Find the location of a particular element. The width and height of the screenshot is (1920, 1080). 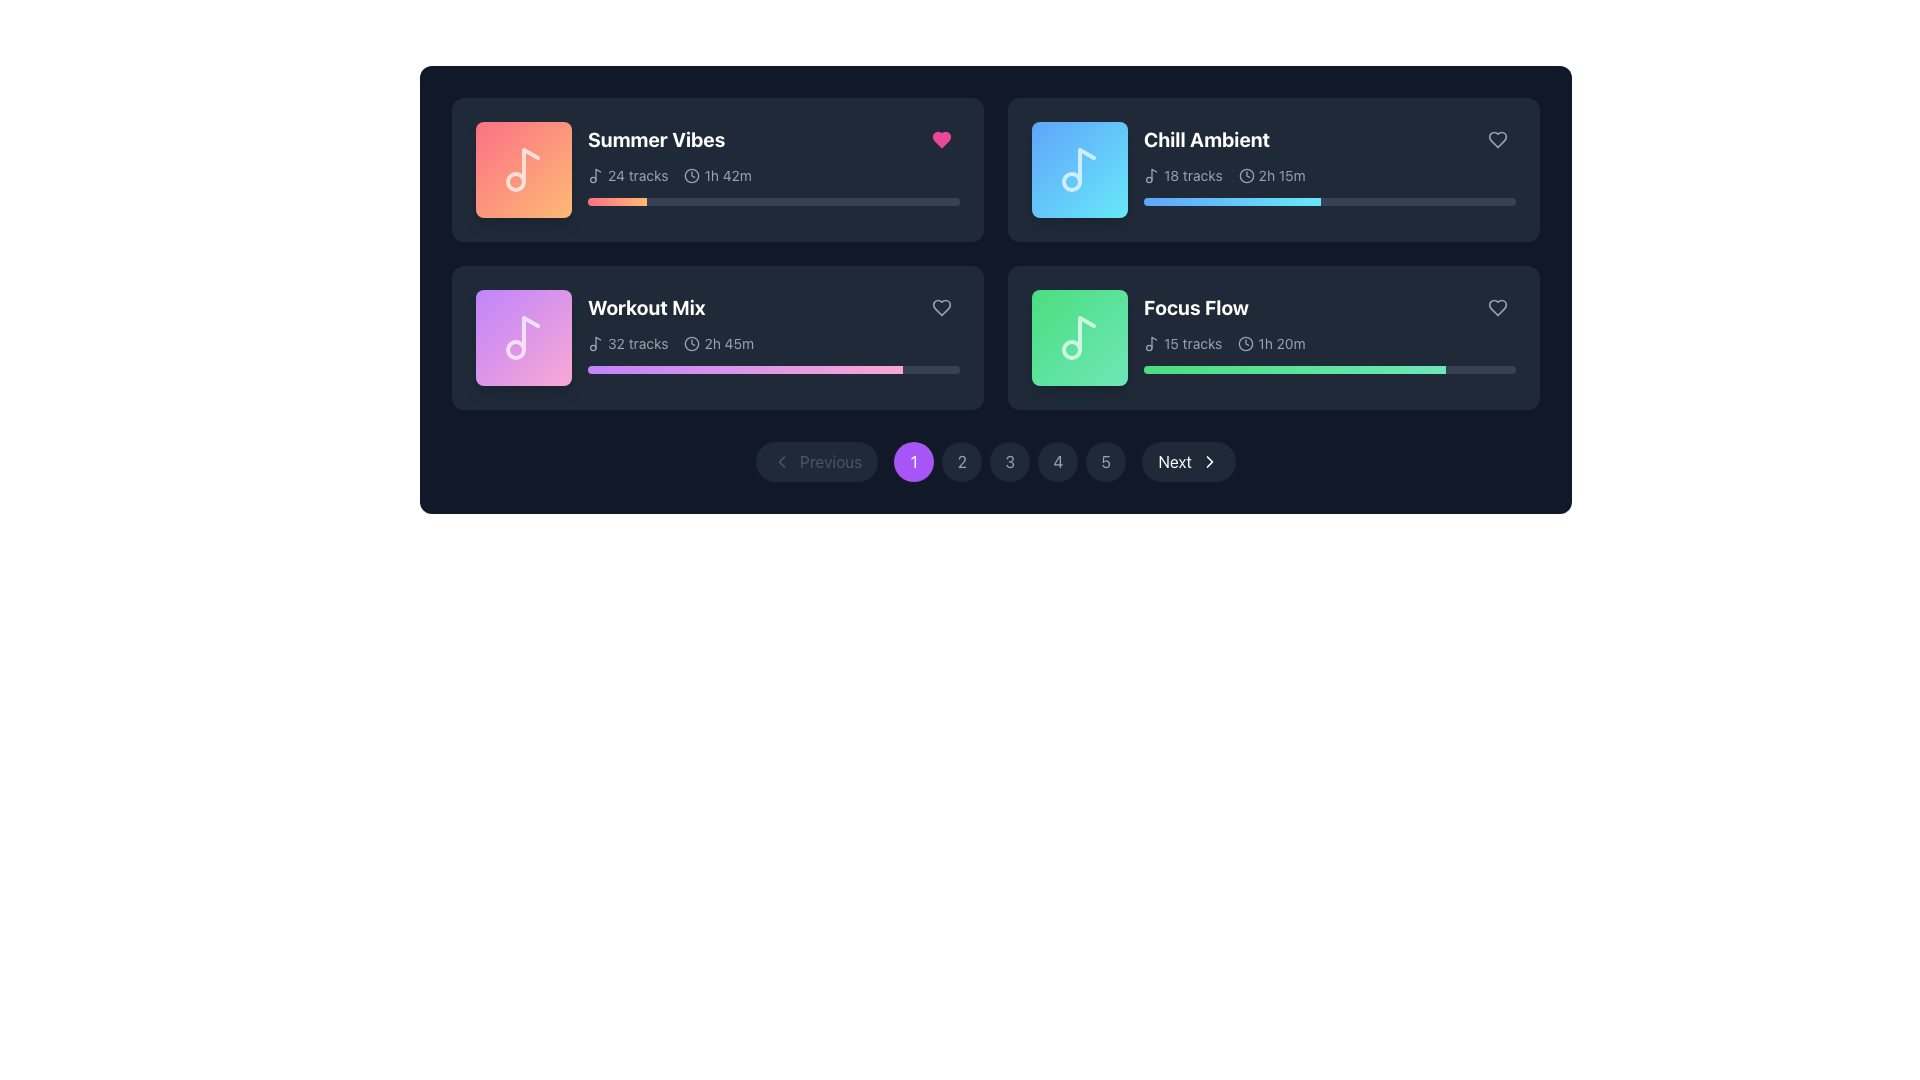

the third pagination button located at the bottom center of the interface is located at coordinates (1010, 462).